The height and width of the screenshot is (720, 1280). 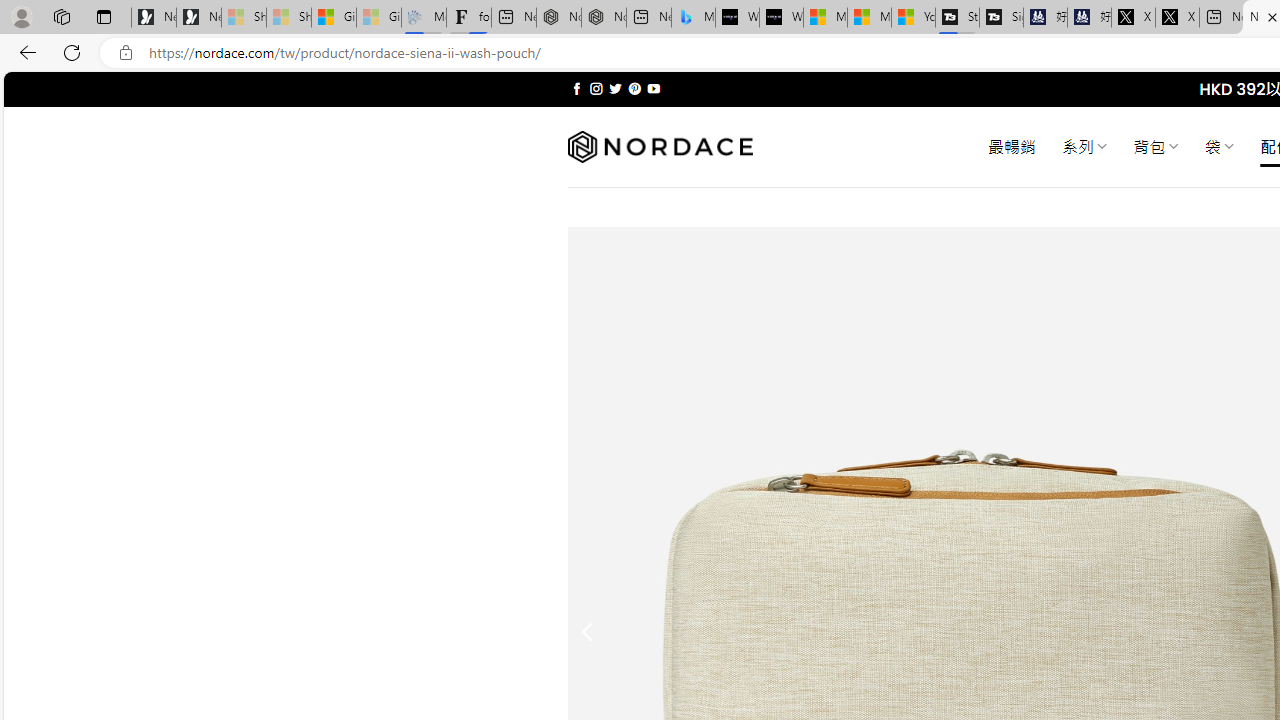 What do you see at coordinates (595, 88) in the screenshot?
I see `'Follow on Instagram'` at bounding box center [595, 88].